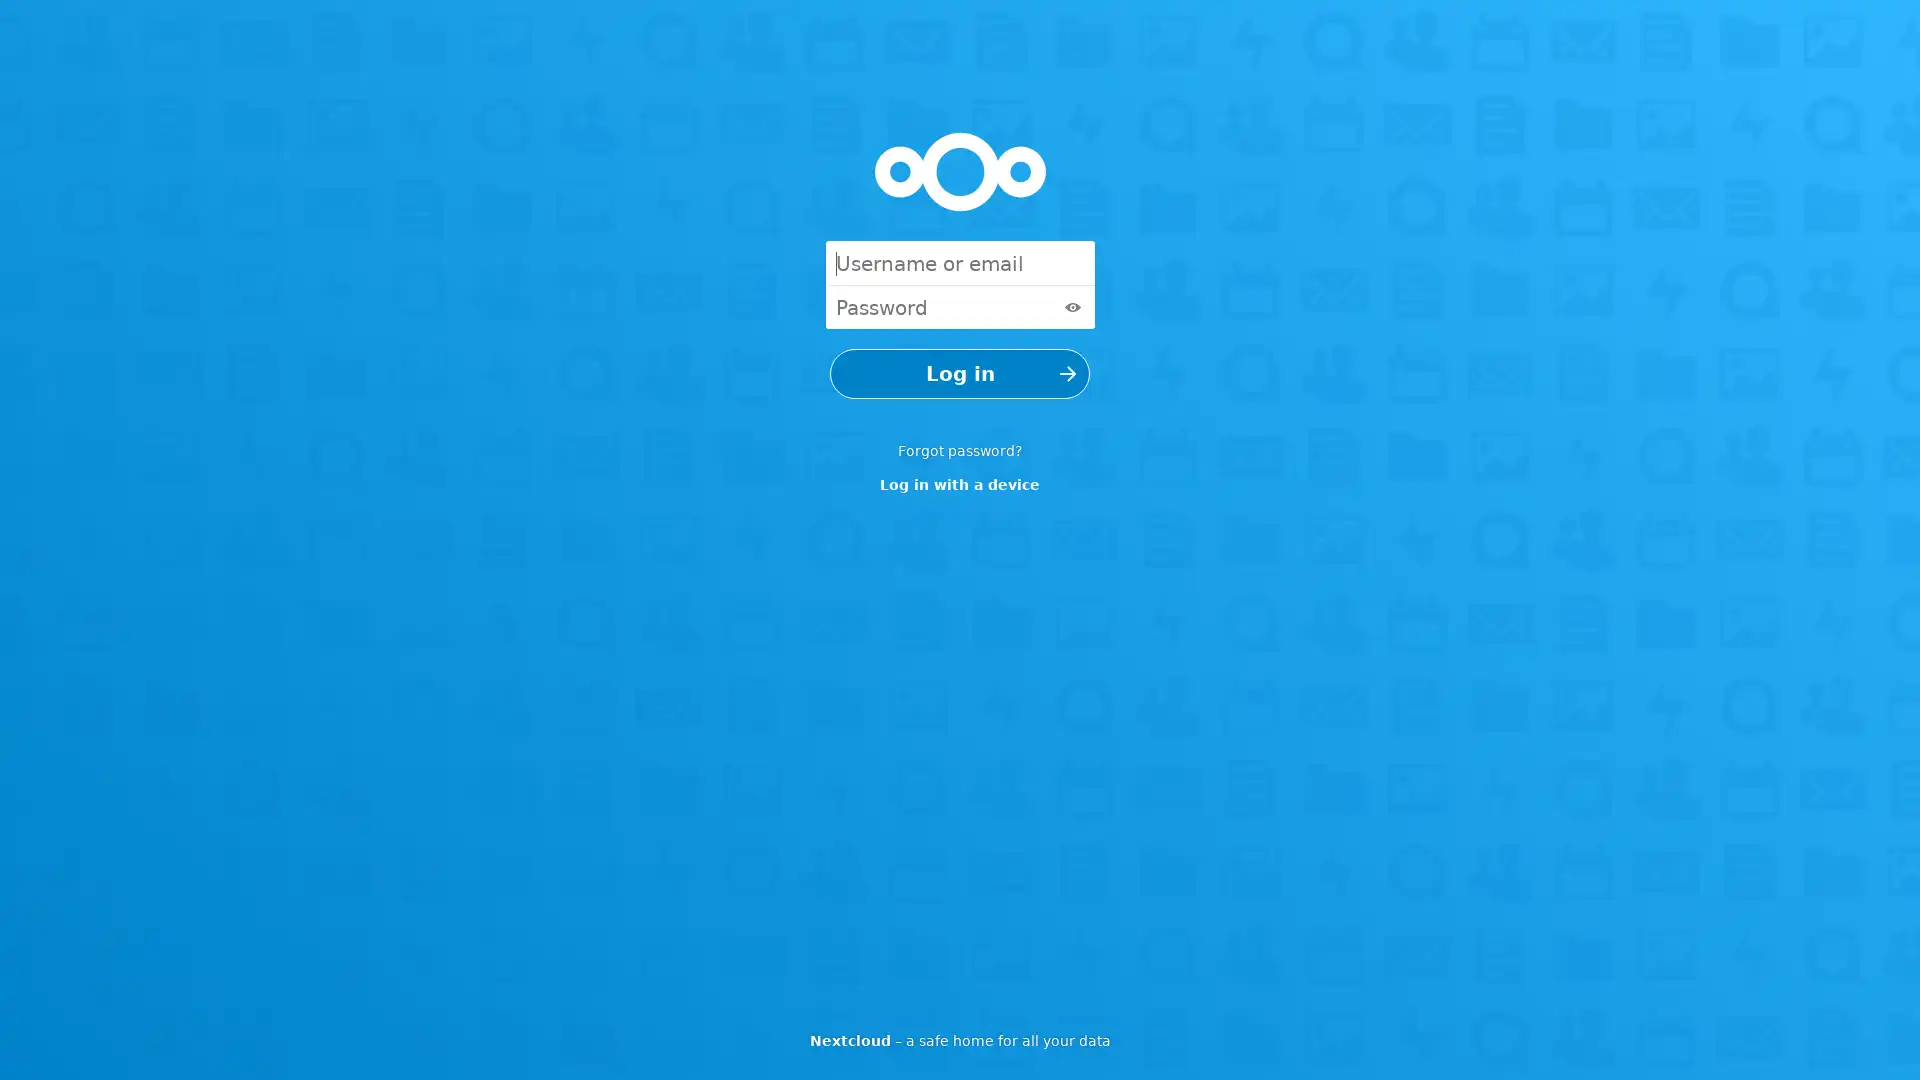 The height and width of the screenshot is (1080, 1920). What do you see at coordinates (960, 374) in the screenshot?
I see `Log in` at bounding box center [960, 374].